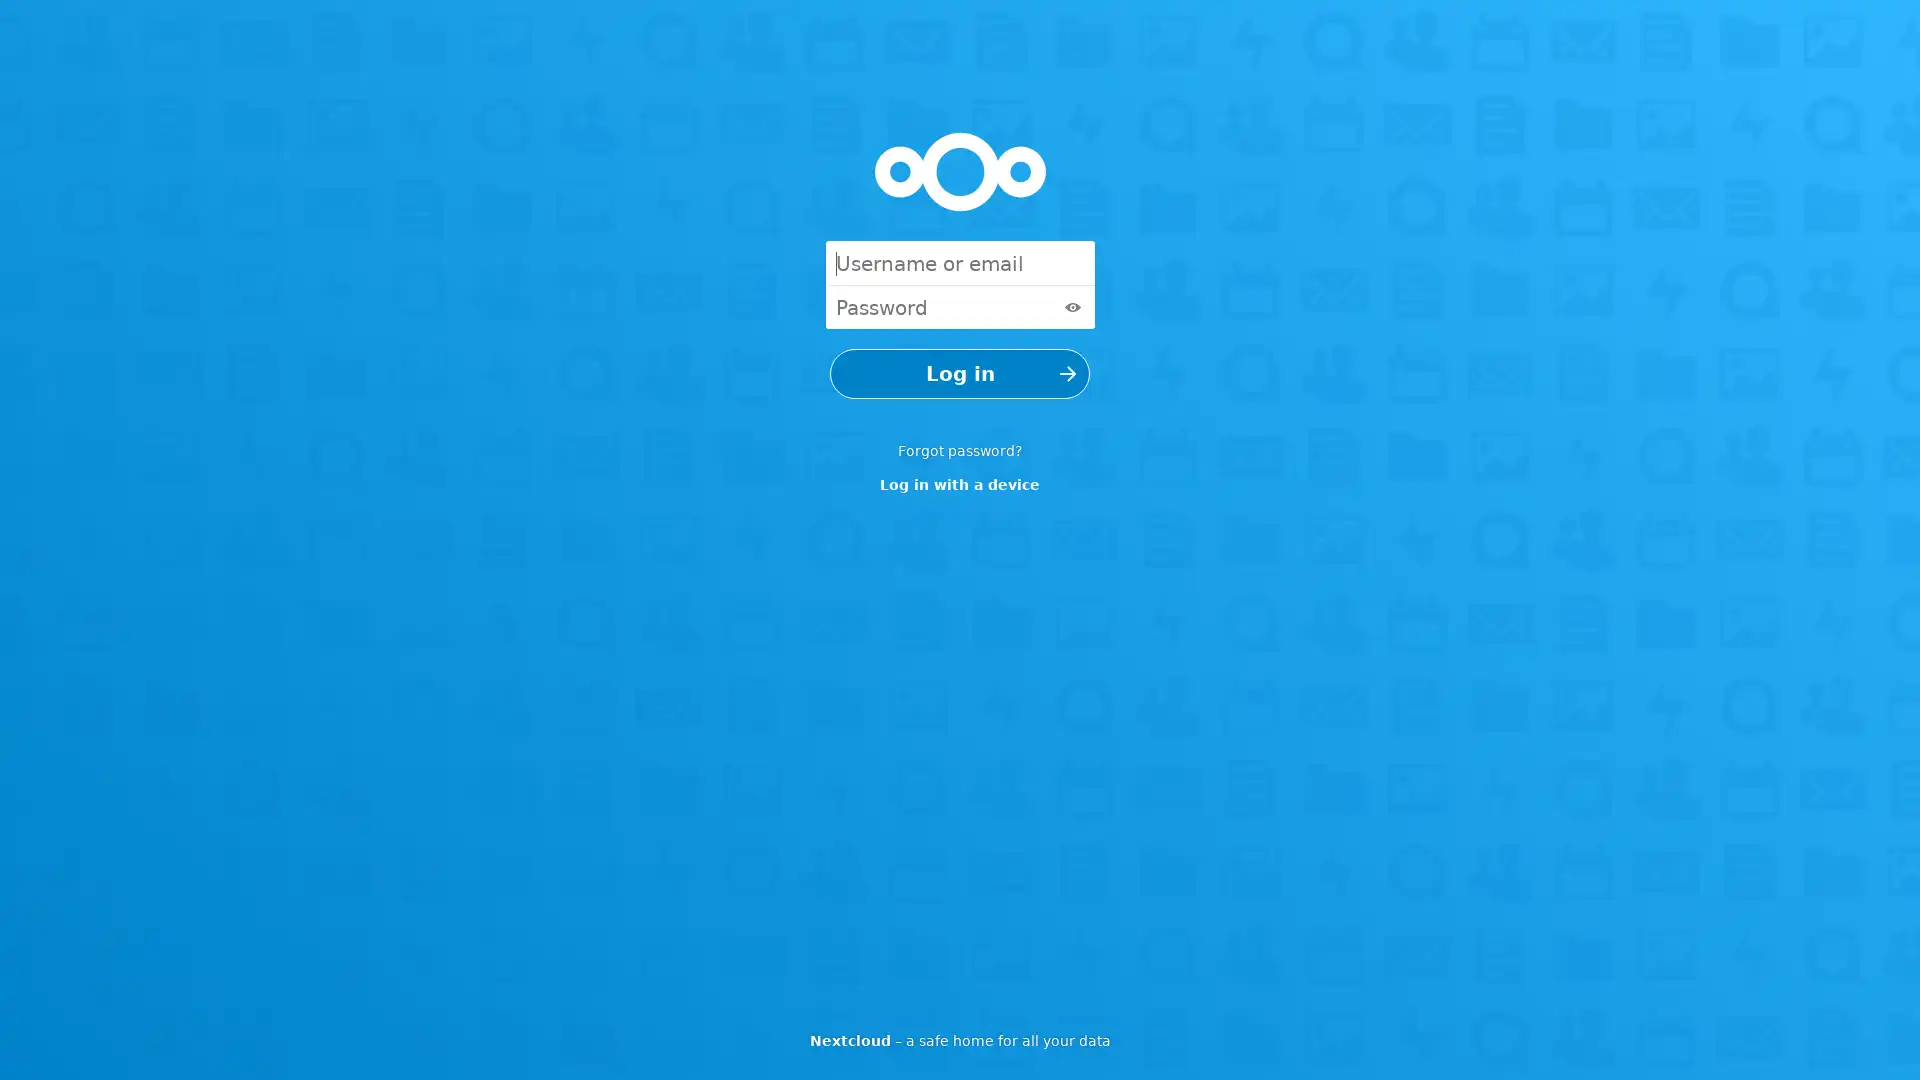 The height and width of the screenshot is (1080, 1920). What do you see at coordinates (960, 374) in the screenshot?
I see `Log in` at bounding box center [960, 374].